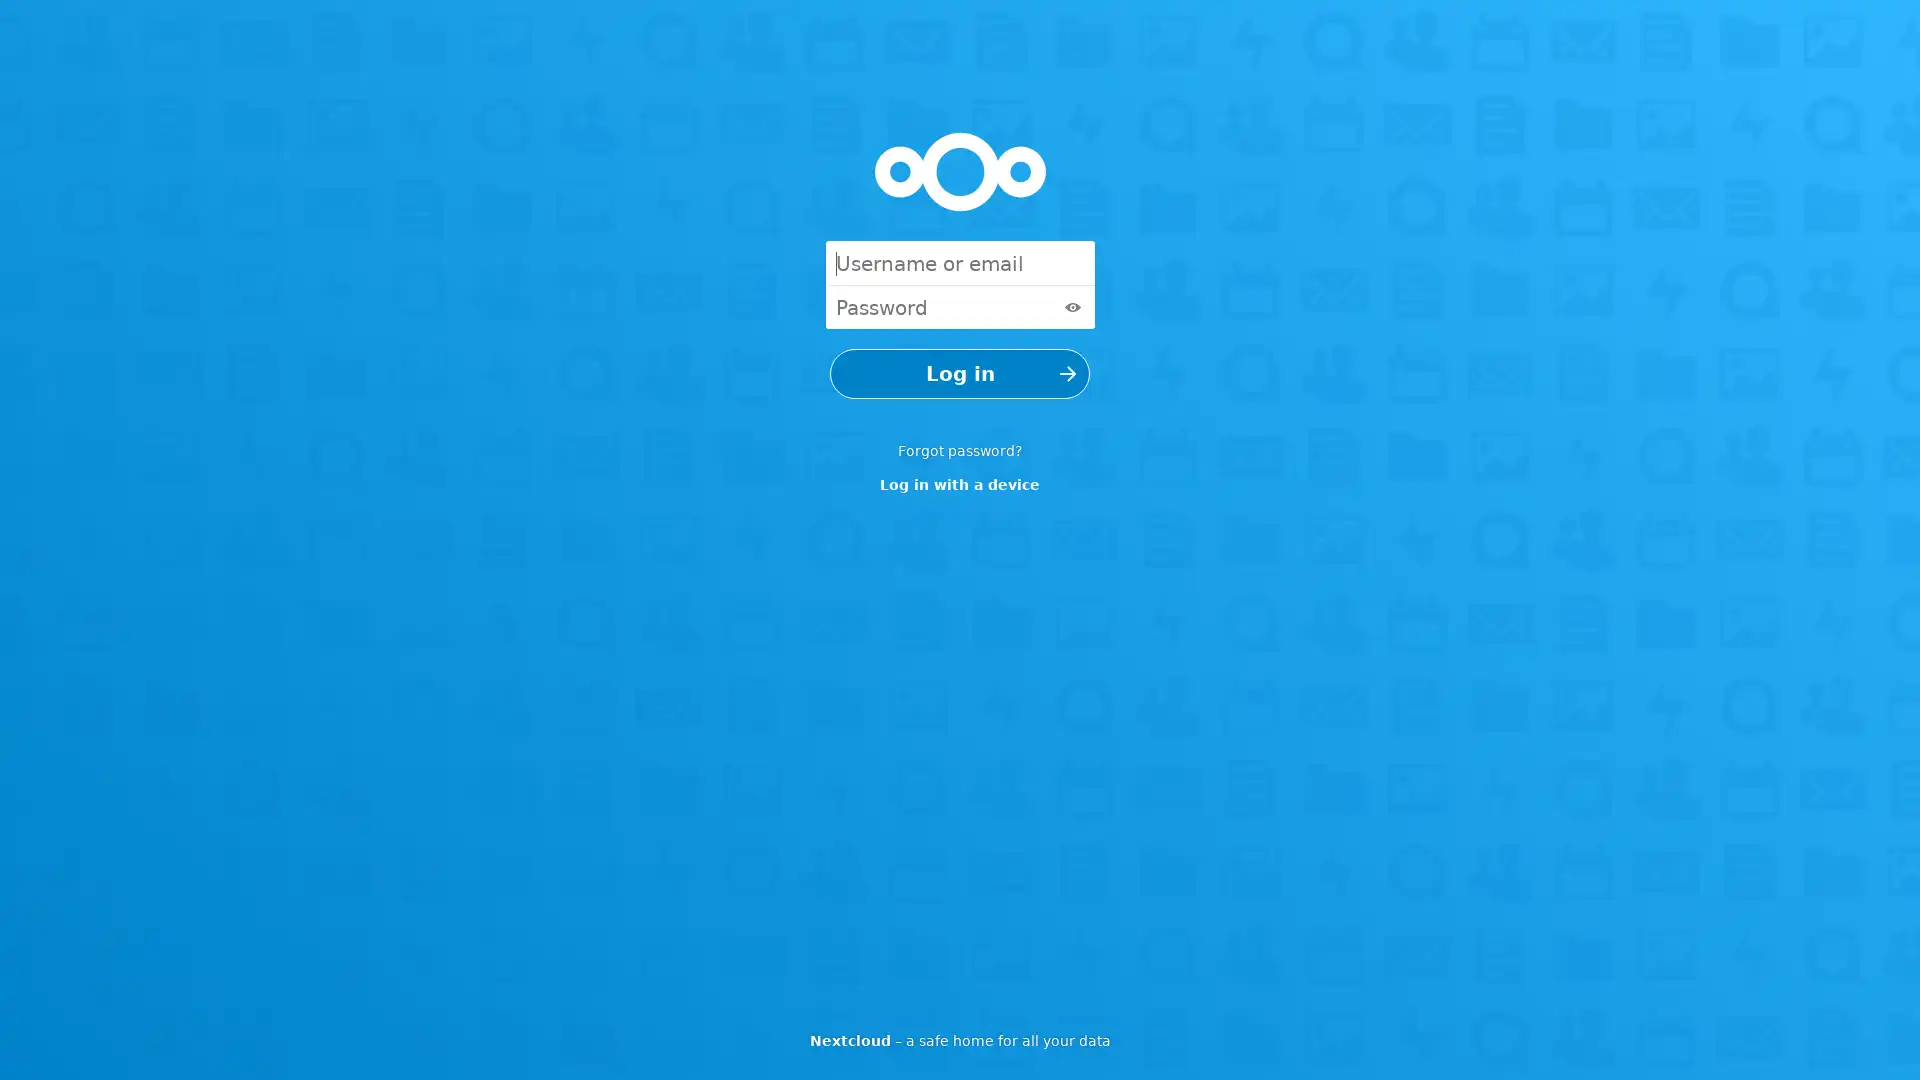 The height and width of the screenshot is (1080, 1920). What do you see at coordinates (960, 374) in the screenshot?
I see `Log in` at bounding box center [960, 374].